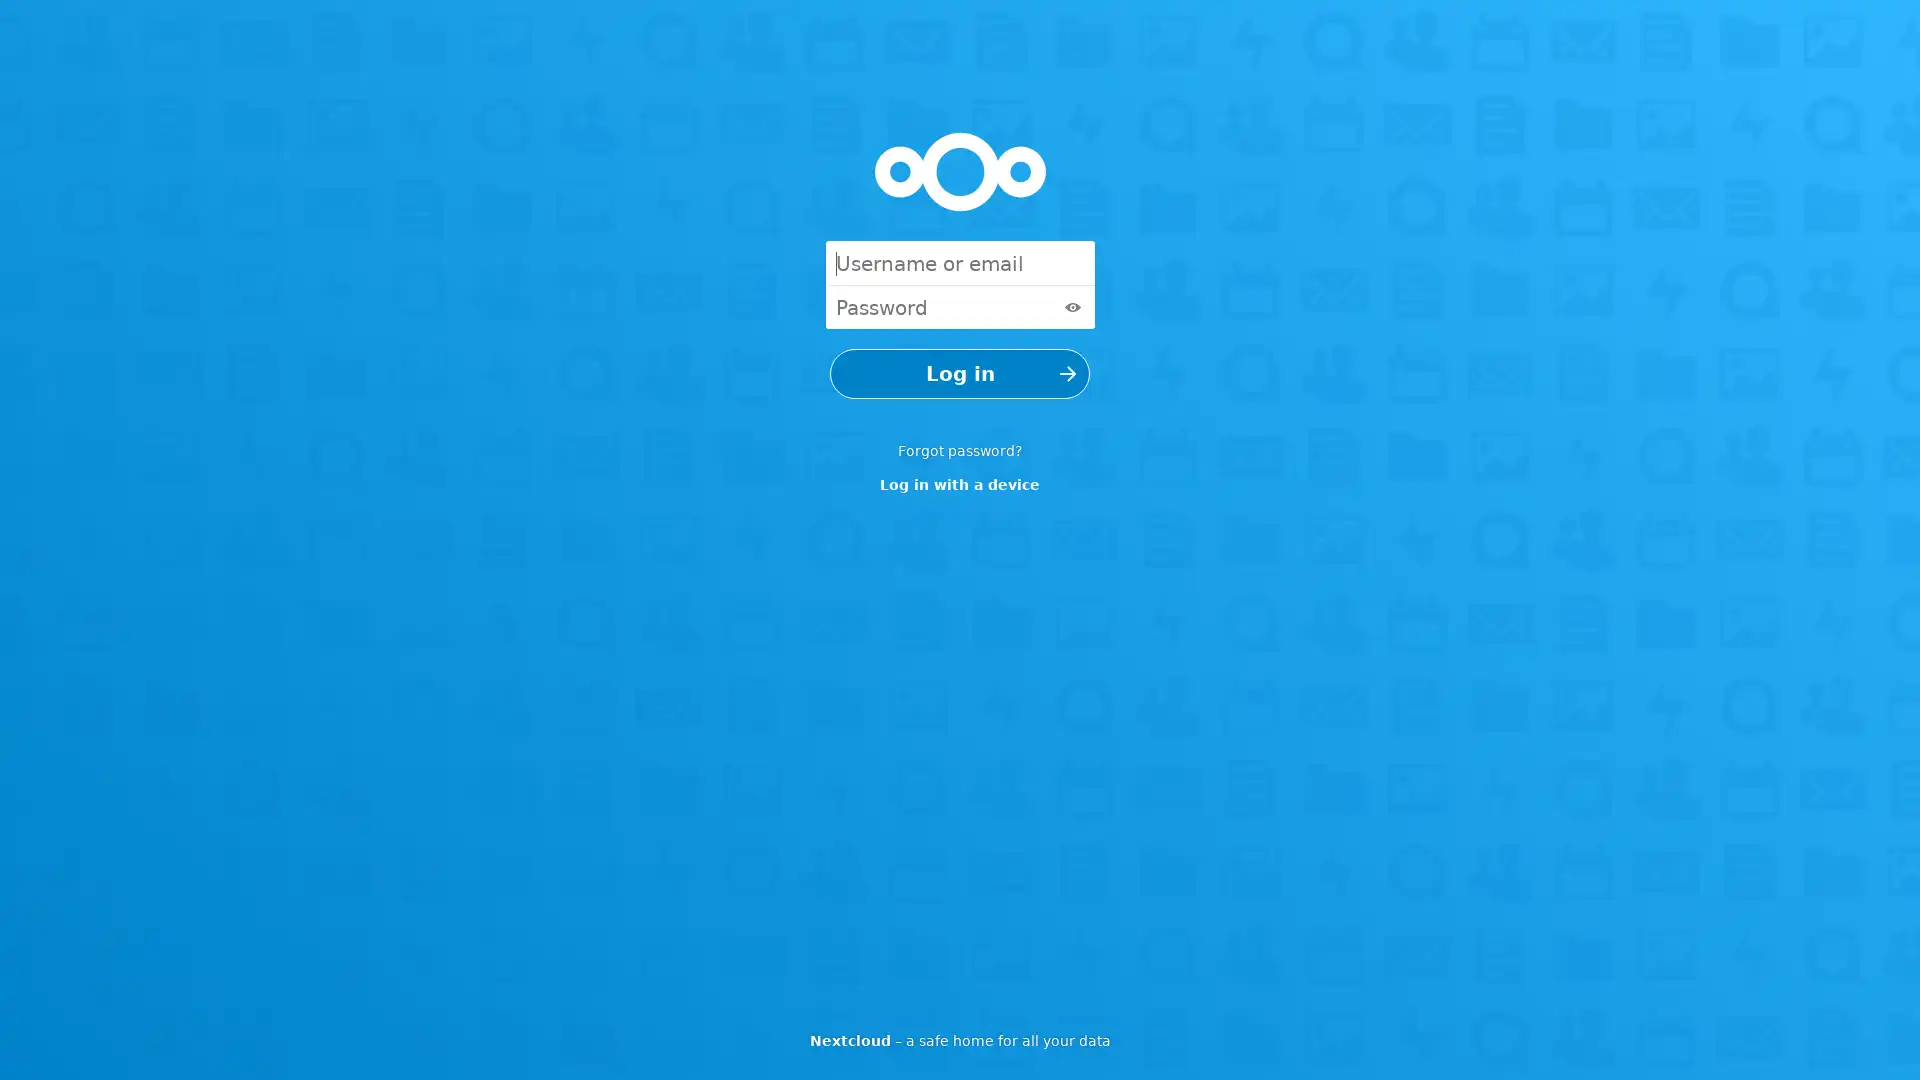 The height and width of the screenshot is (1080, 1920). What do you see at coordinates (960, 374) in the screenshot?
I see `Log in` at bounding box center [960, 374].